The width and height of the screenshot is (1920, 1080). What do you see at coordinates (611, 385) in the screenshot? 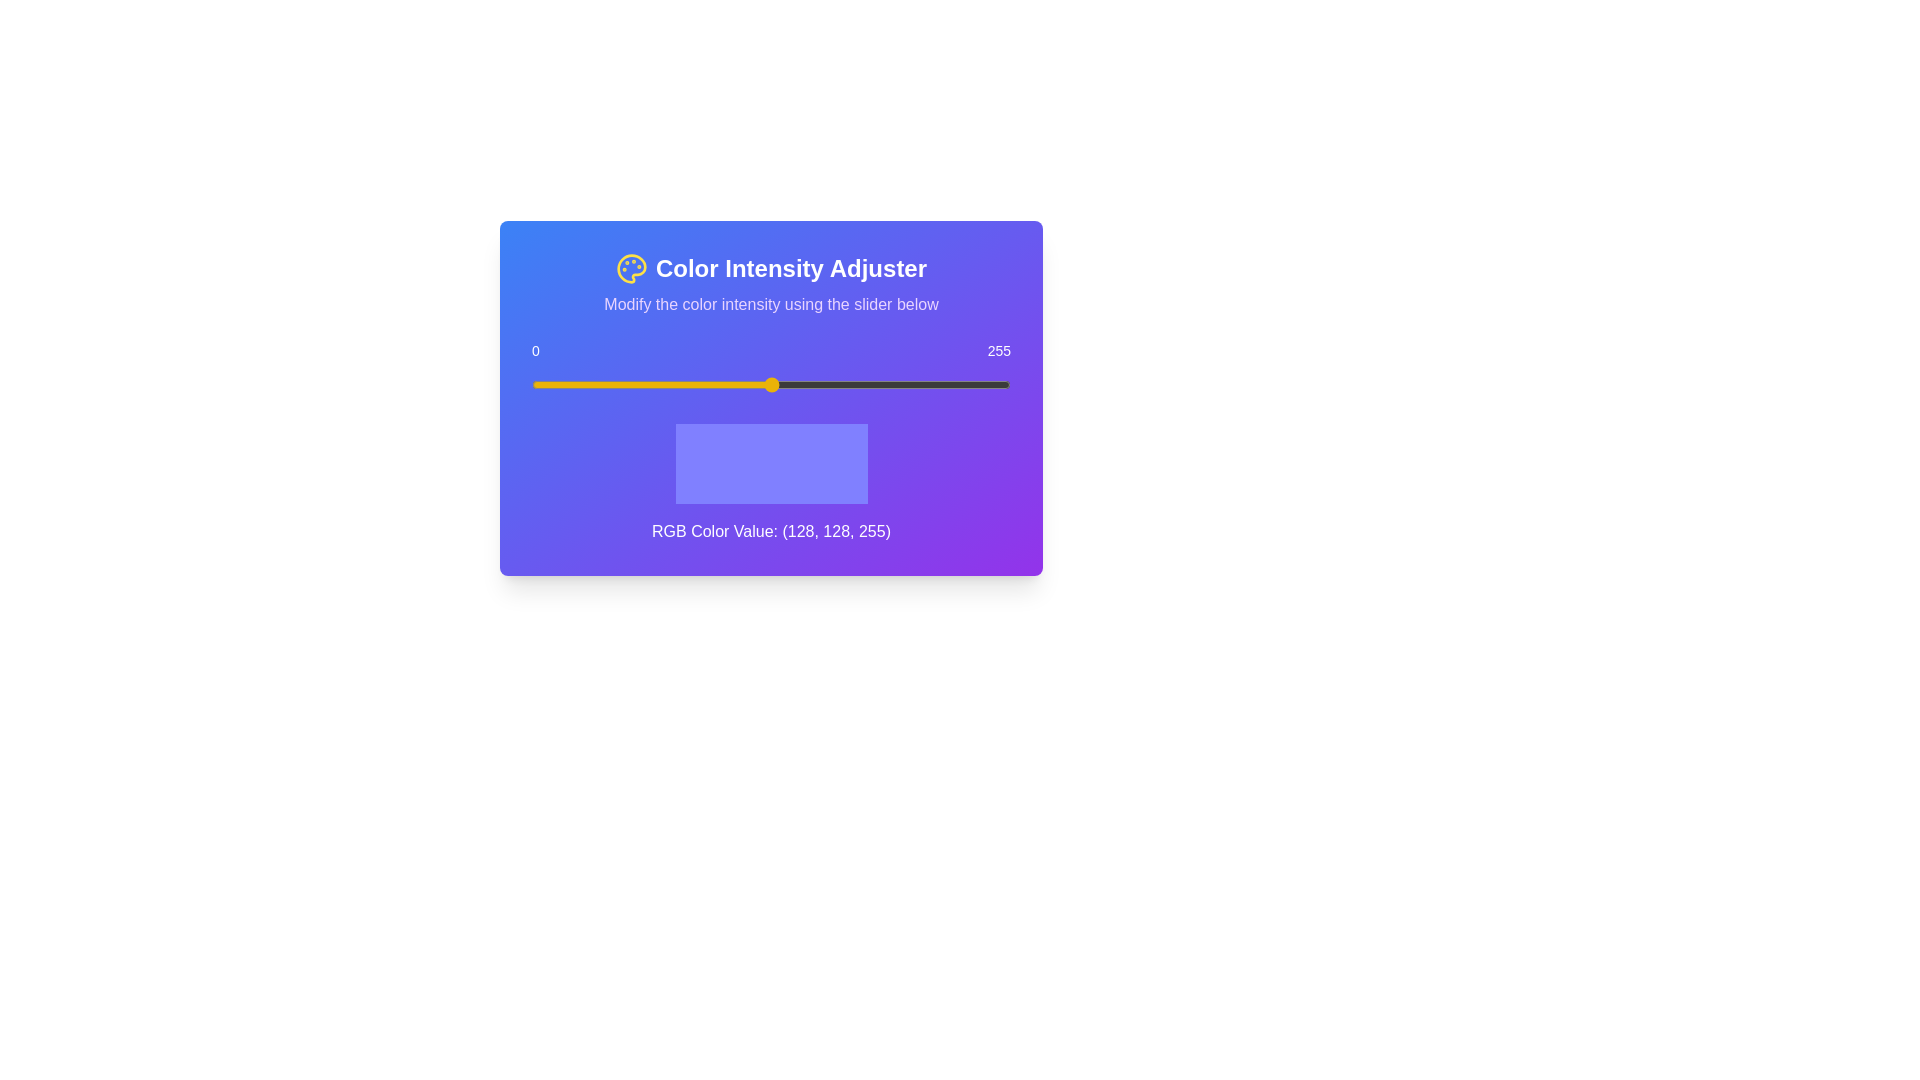
I see `the slider to set the value to 43` at bounding box center [611, 385].